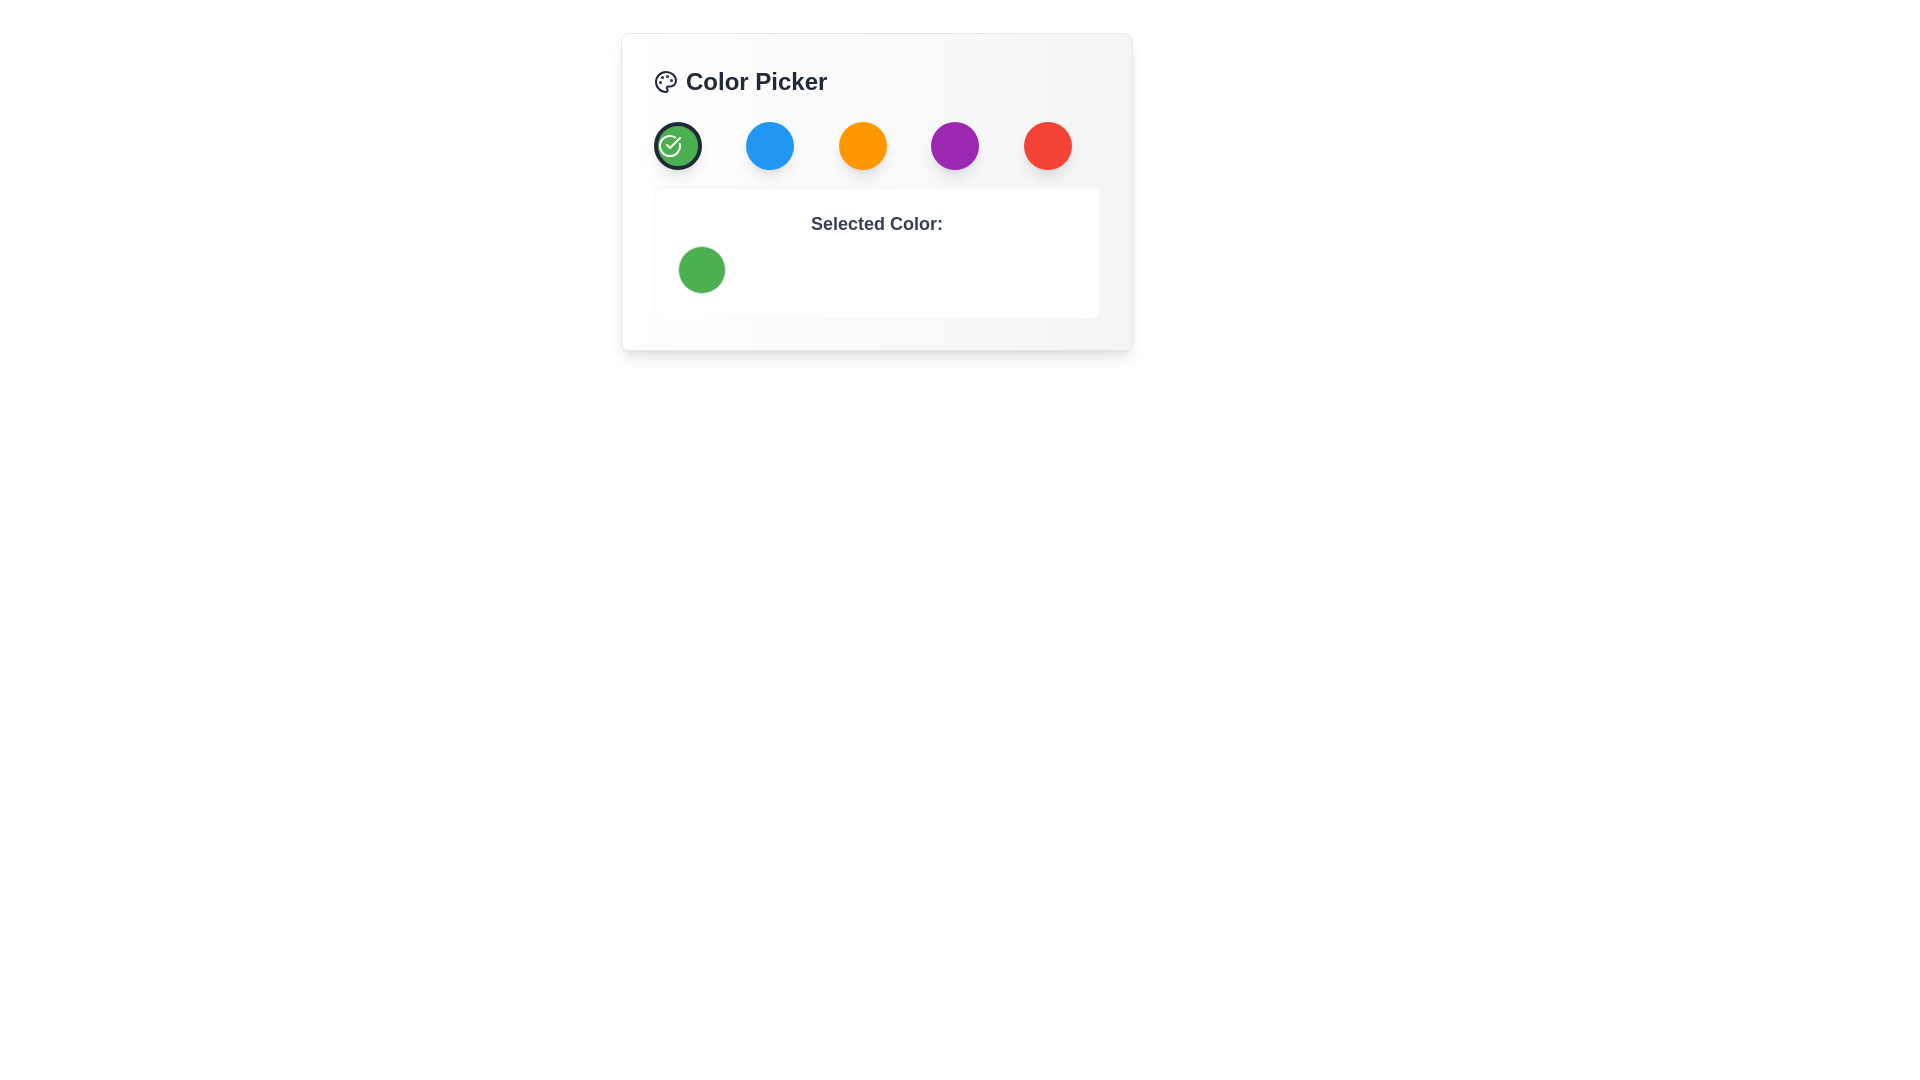 The width and height of the screenshot is (1920, 1080). Describe the element at coordinates (1046, 145) in the screenshot. I see `the circular red button located at the rightmost position in the row of buttons beneath the 'Color Picker' label` at that location.